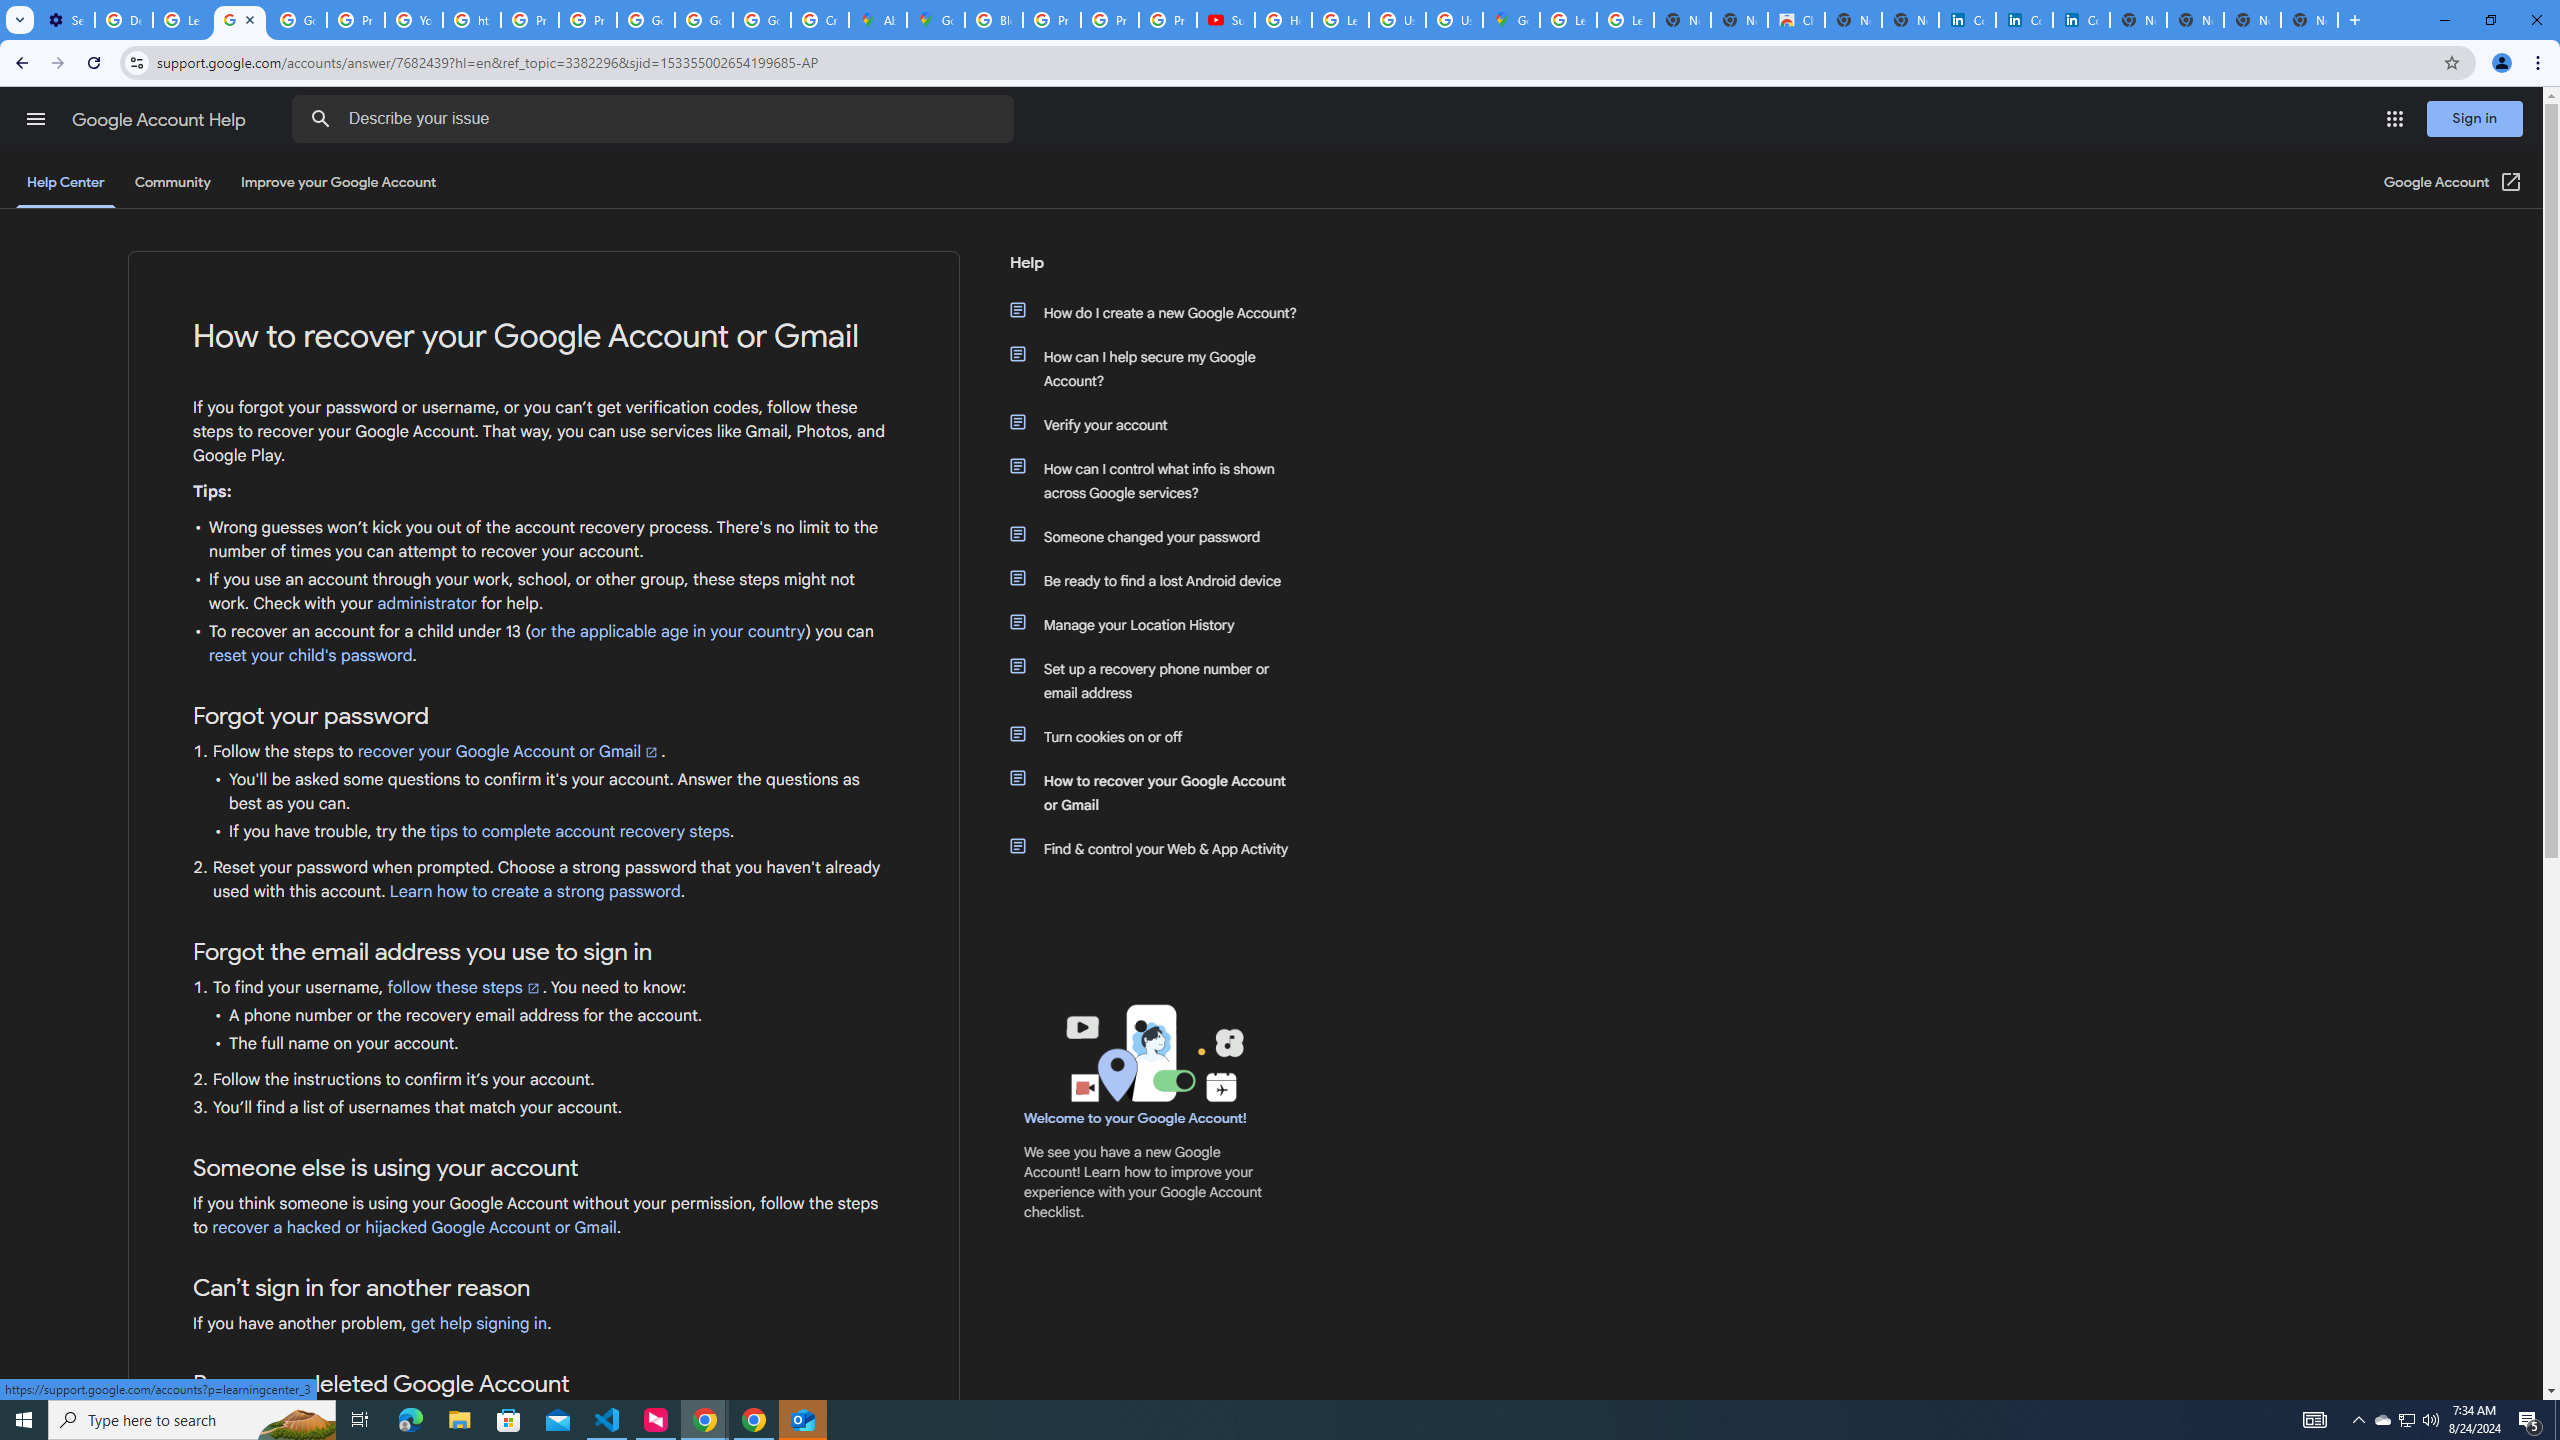  Describe the element at coordinates (1226, 19) in the screenshot. I see `'Subscriptions - YouTube'` at that location.